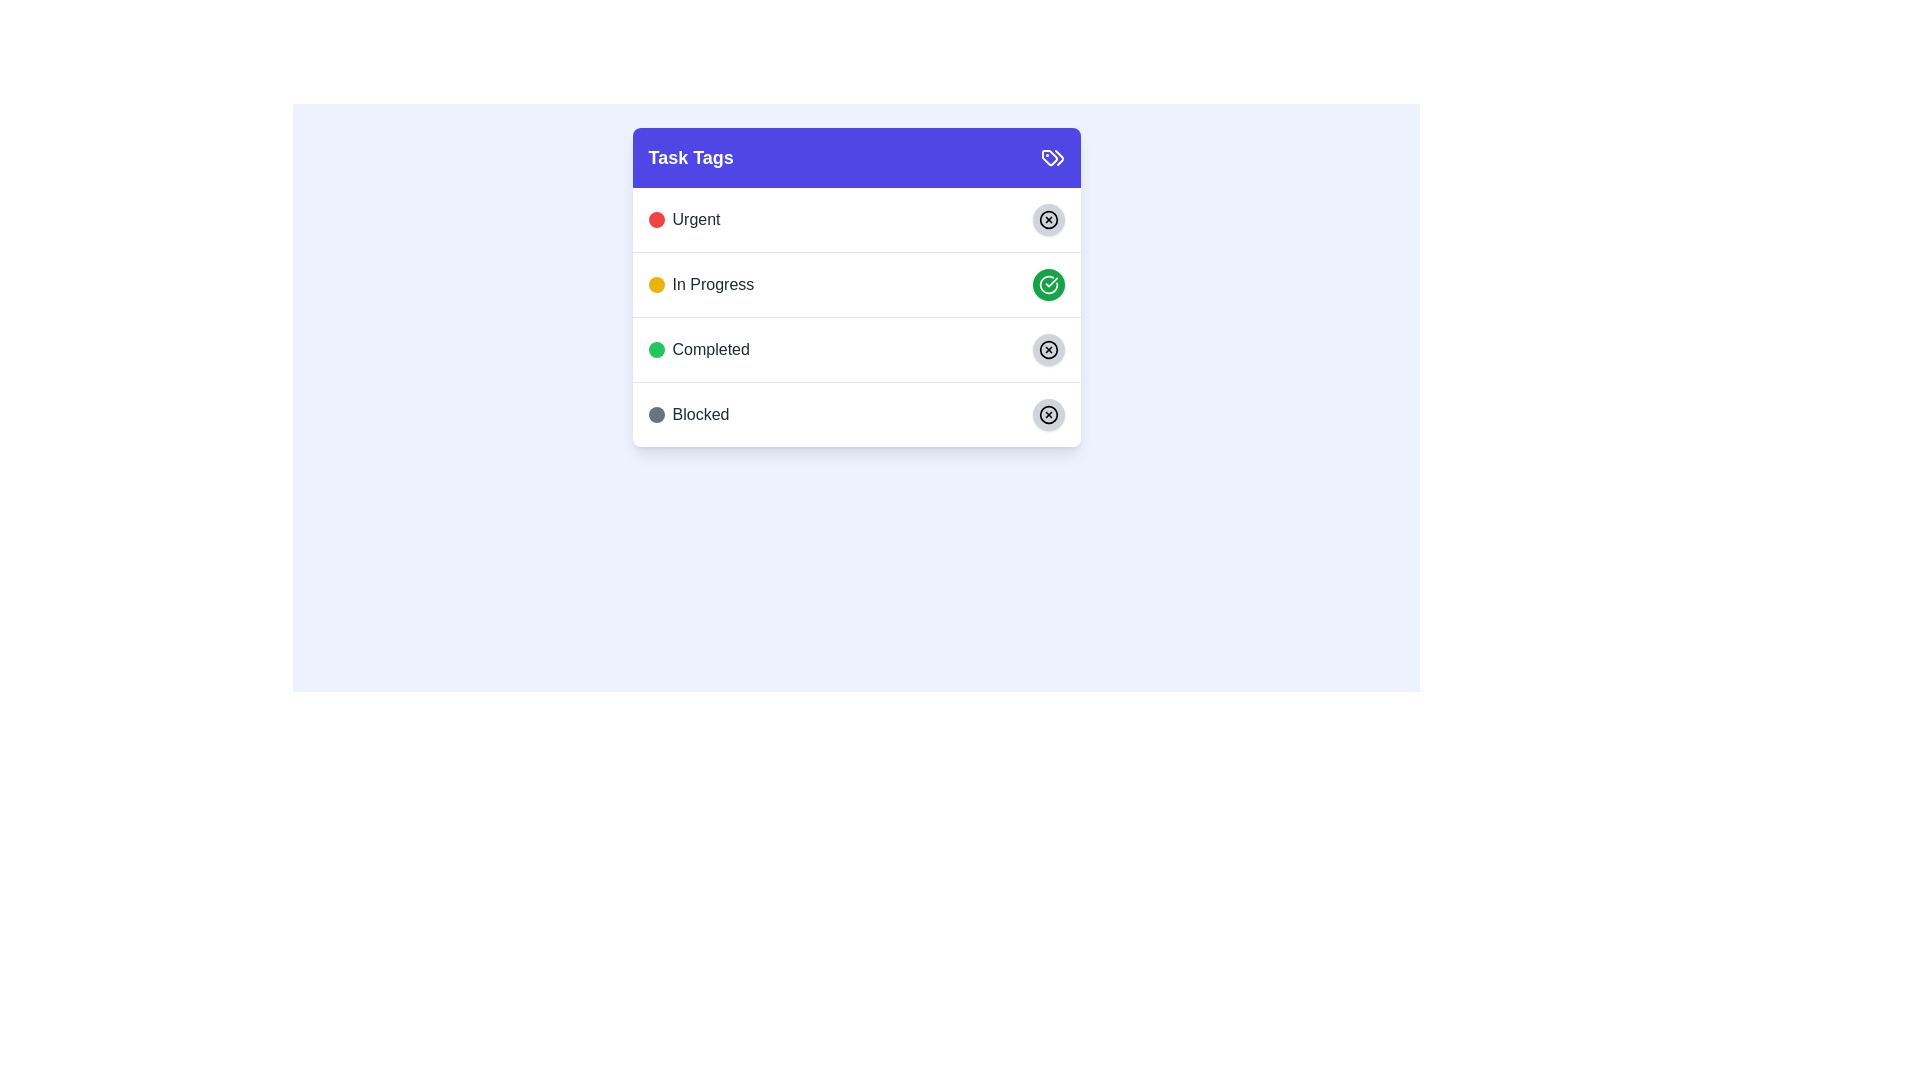 The width and height of the screenshot is (1920, 1080). I want to click on the innermost circular component of the 'Urgent' tag that indicates clearing or removing a task, so click(1047, 219).